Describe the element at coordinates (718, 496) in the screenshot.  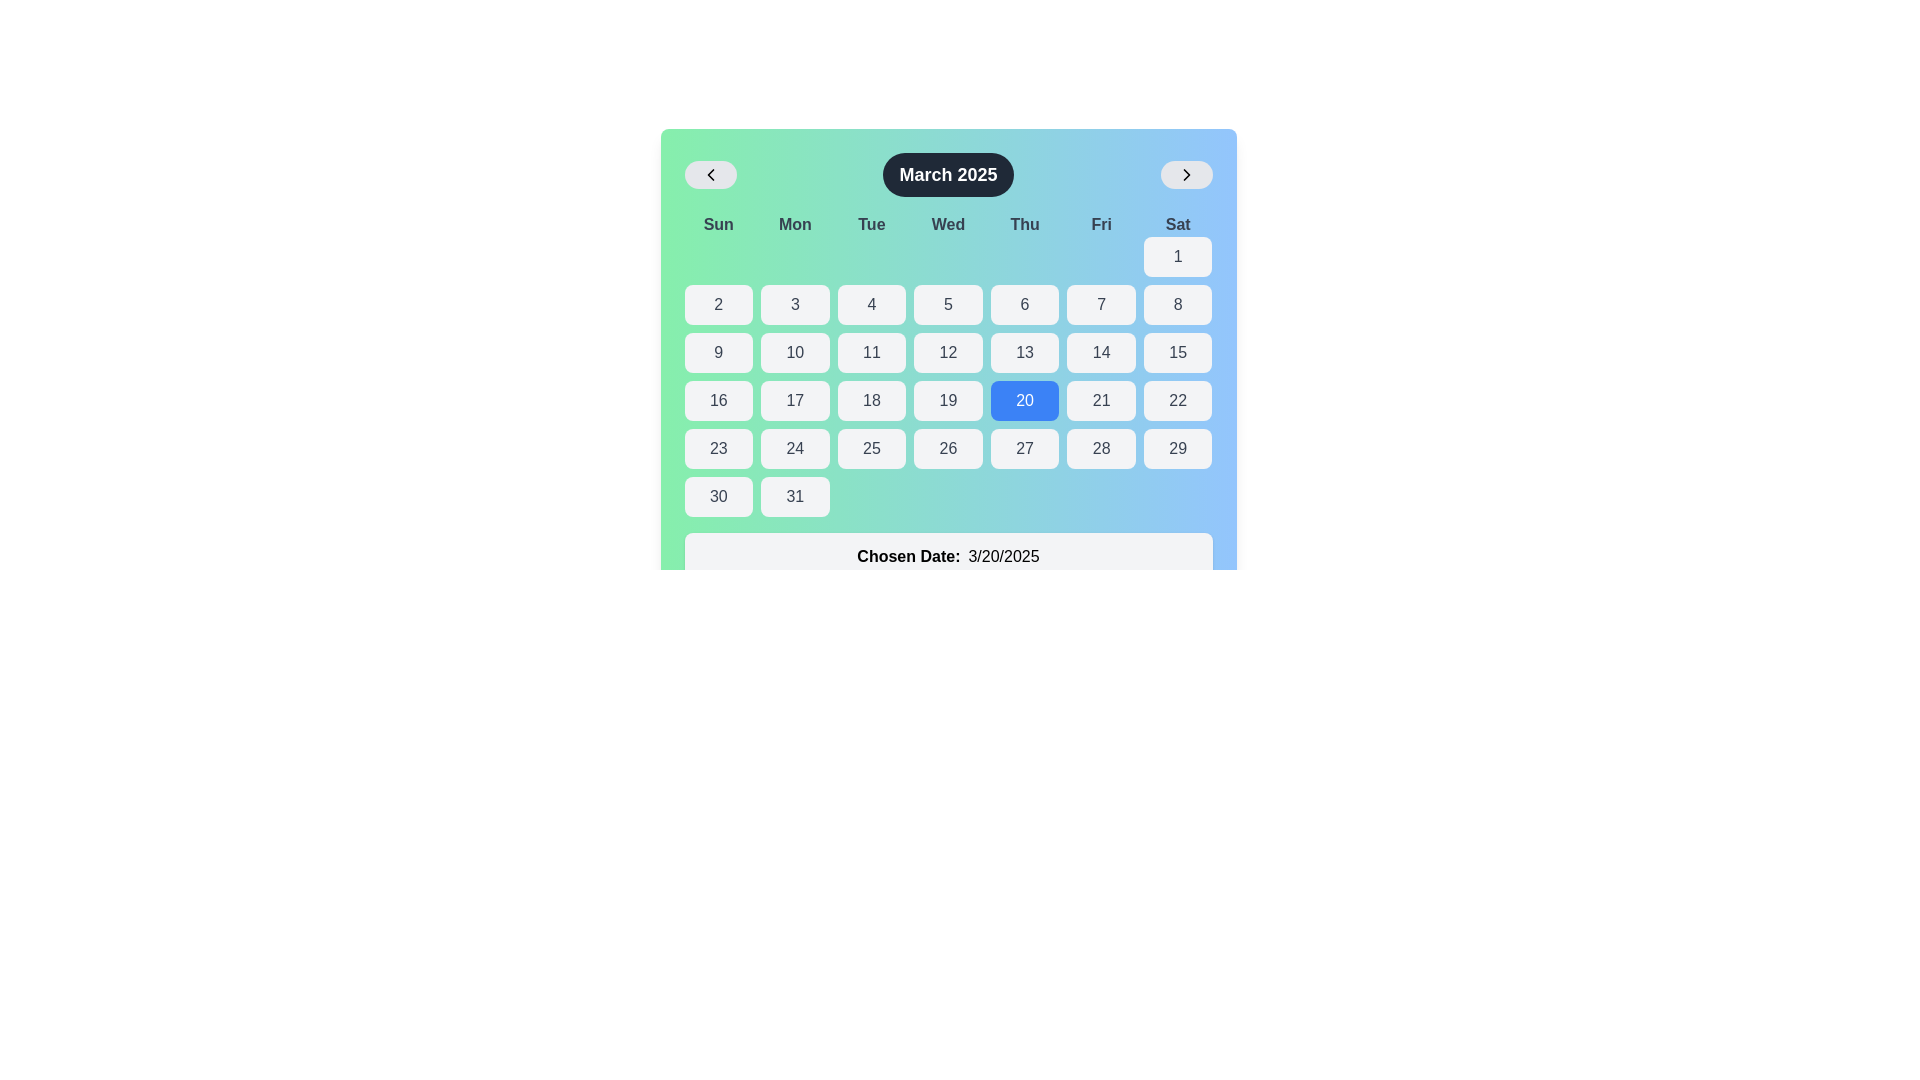
I see `the button representing the 30th day of the month in the calendar interface` at that location.